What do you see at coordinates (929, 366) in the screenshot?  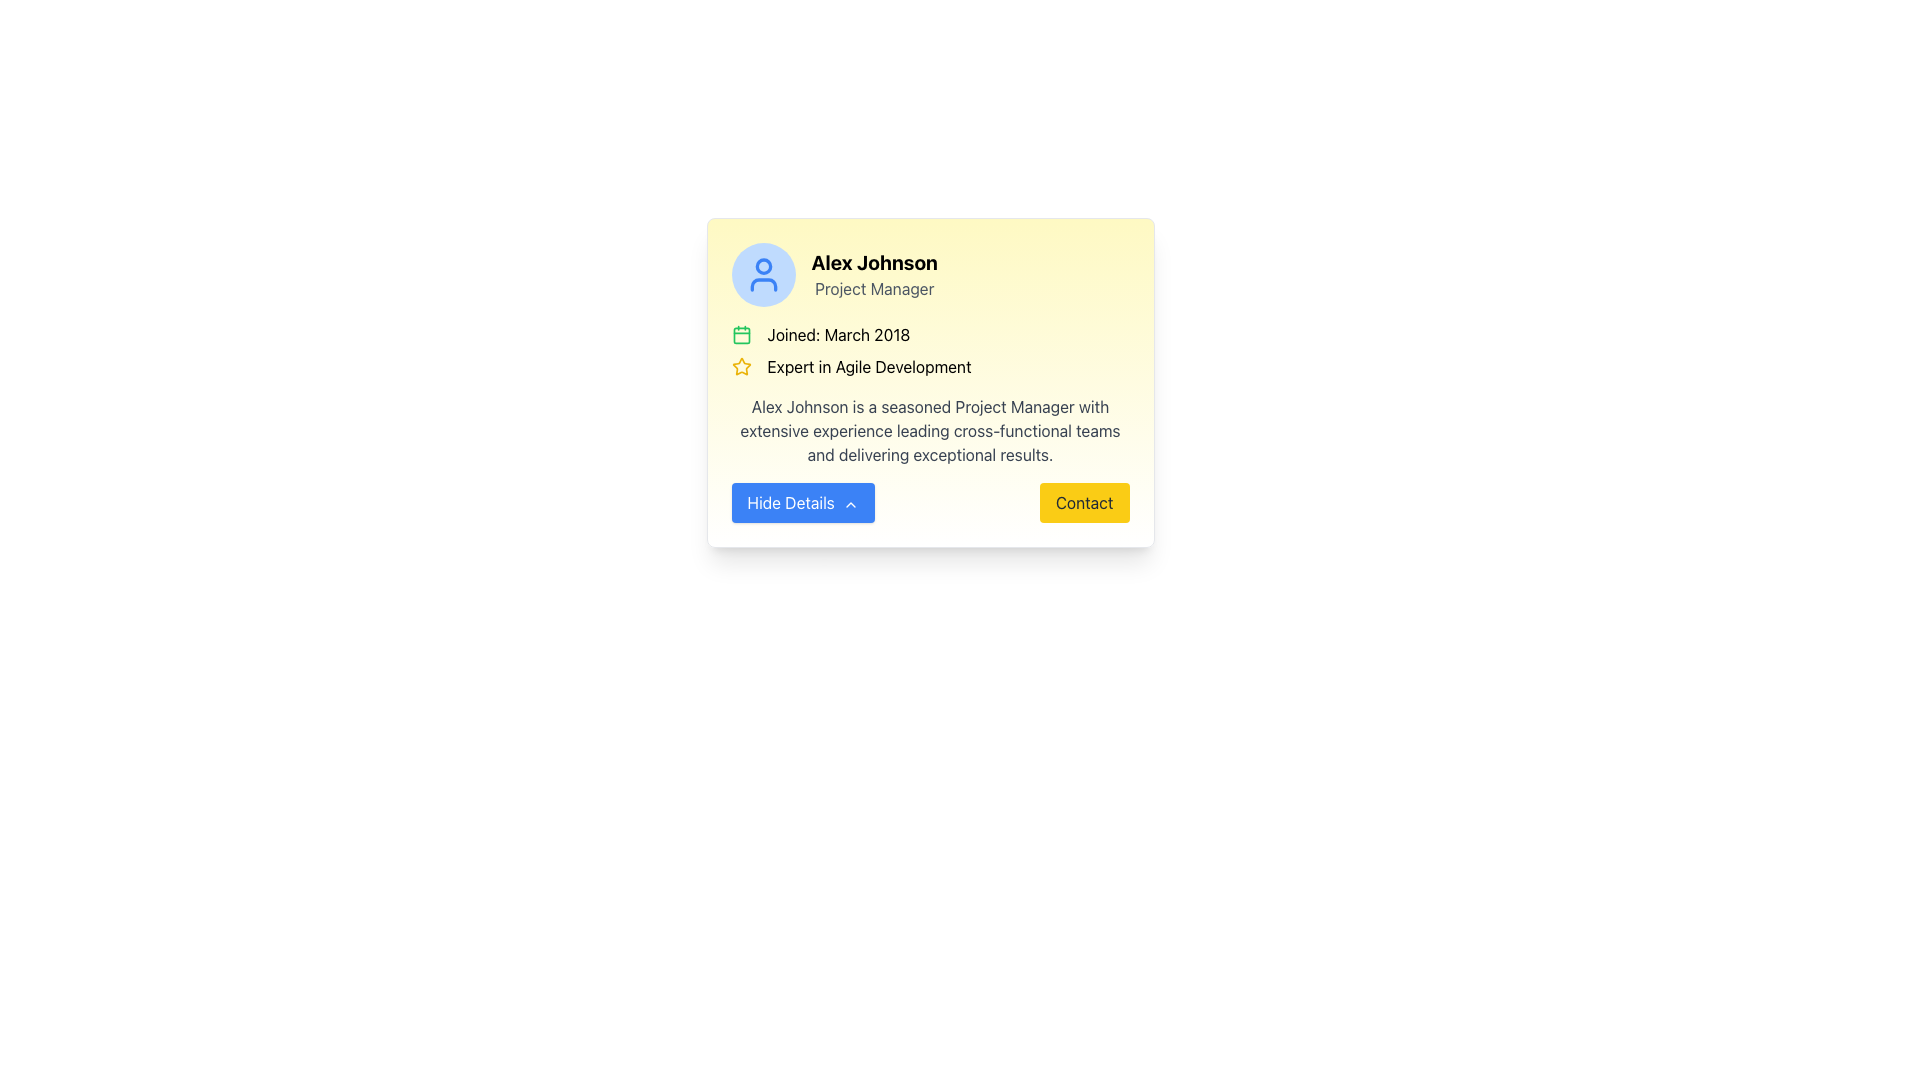 I see `the Text label with icon that indicates the individual's expertise in Agile Development, located in the middle section of the user profile card, below 'Joined: March 2018' and above the detailed description section` at bounding box center [929, 366].